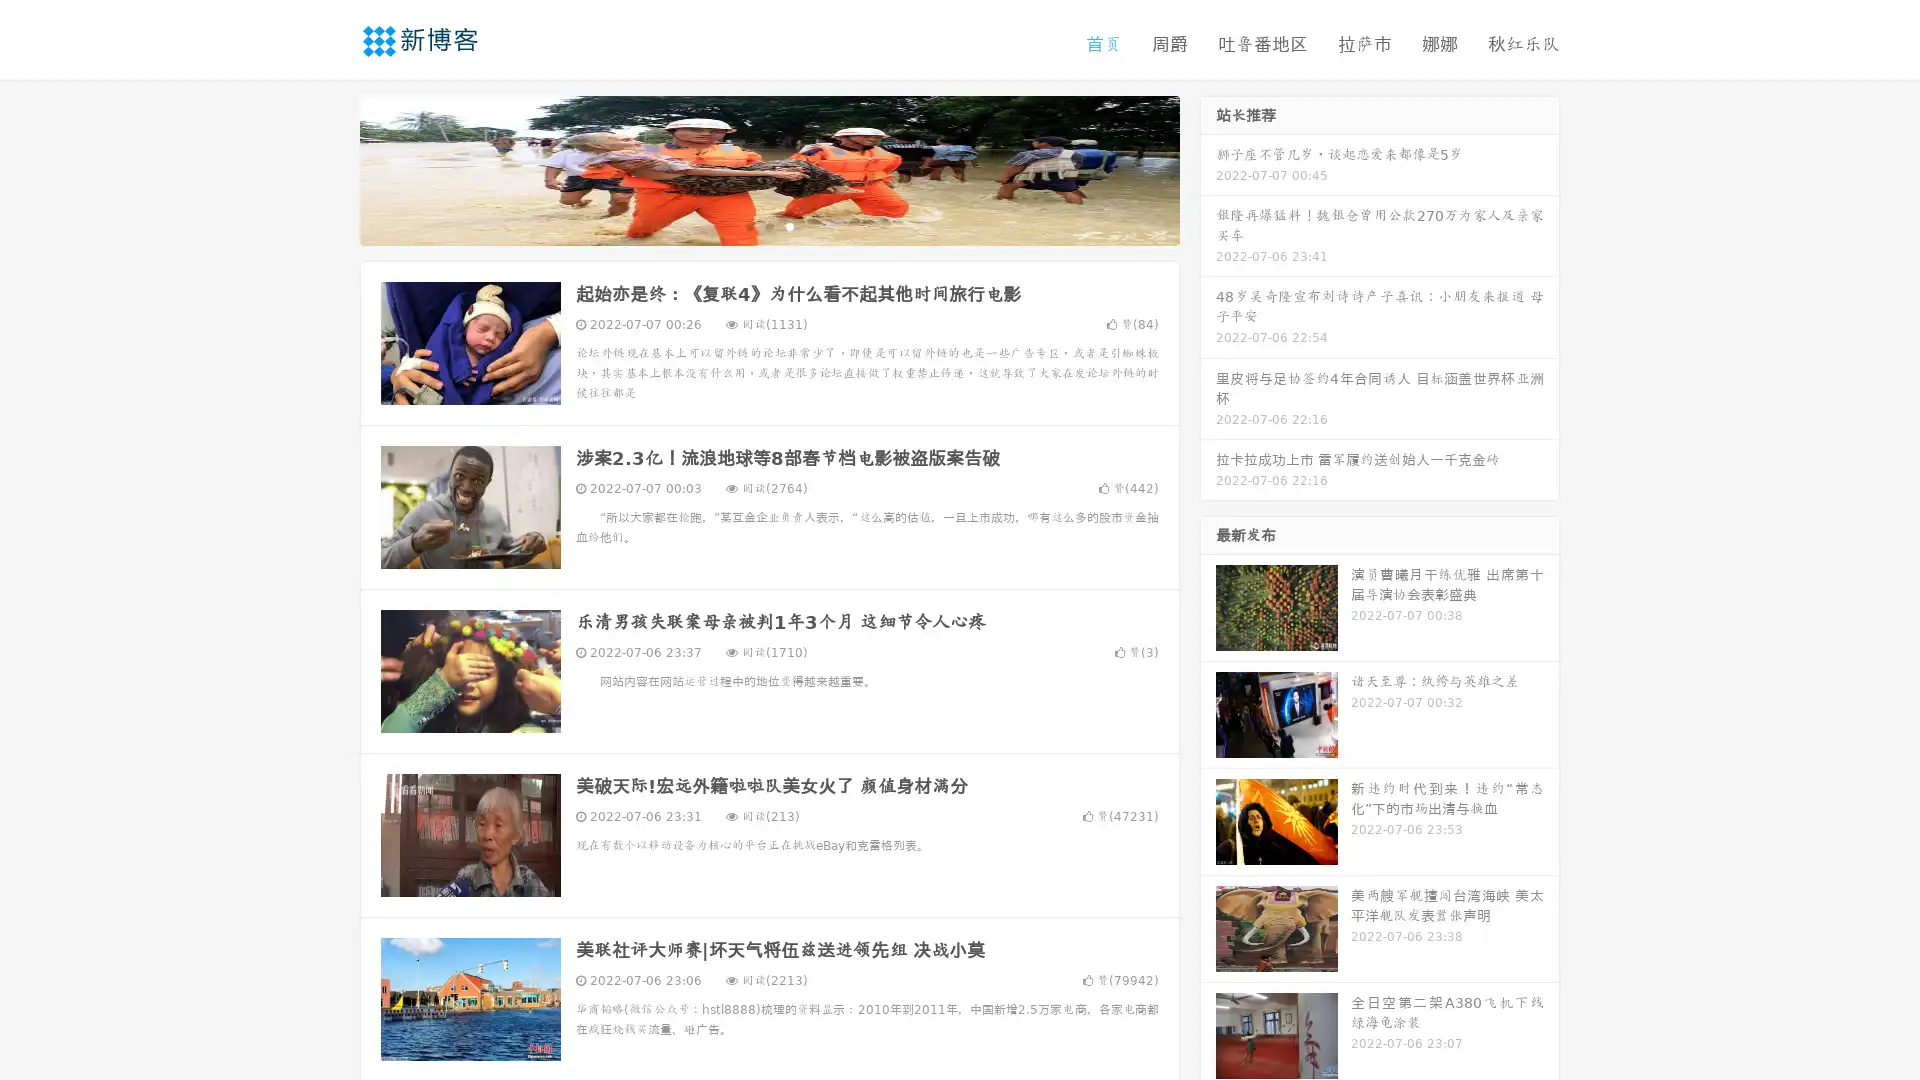 This screenshot has width=1920, height=1080. I want to click on Go to slide 1, so click(748, 225).